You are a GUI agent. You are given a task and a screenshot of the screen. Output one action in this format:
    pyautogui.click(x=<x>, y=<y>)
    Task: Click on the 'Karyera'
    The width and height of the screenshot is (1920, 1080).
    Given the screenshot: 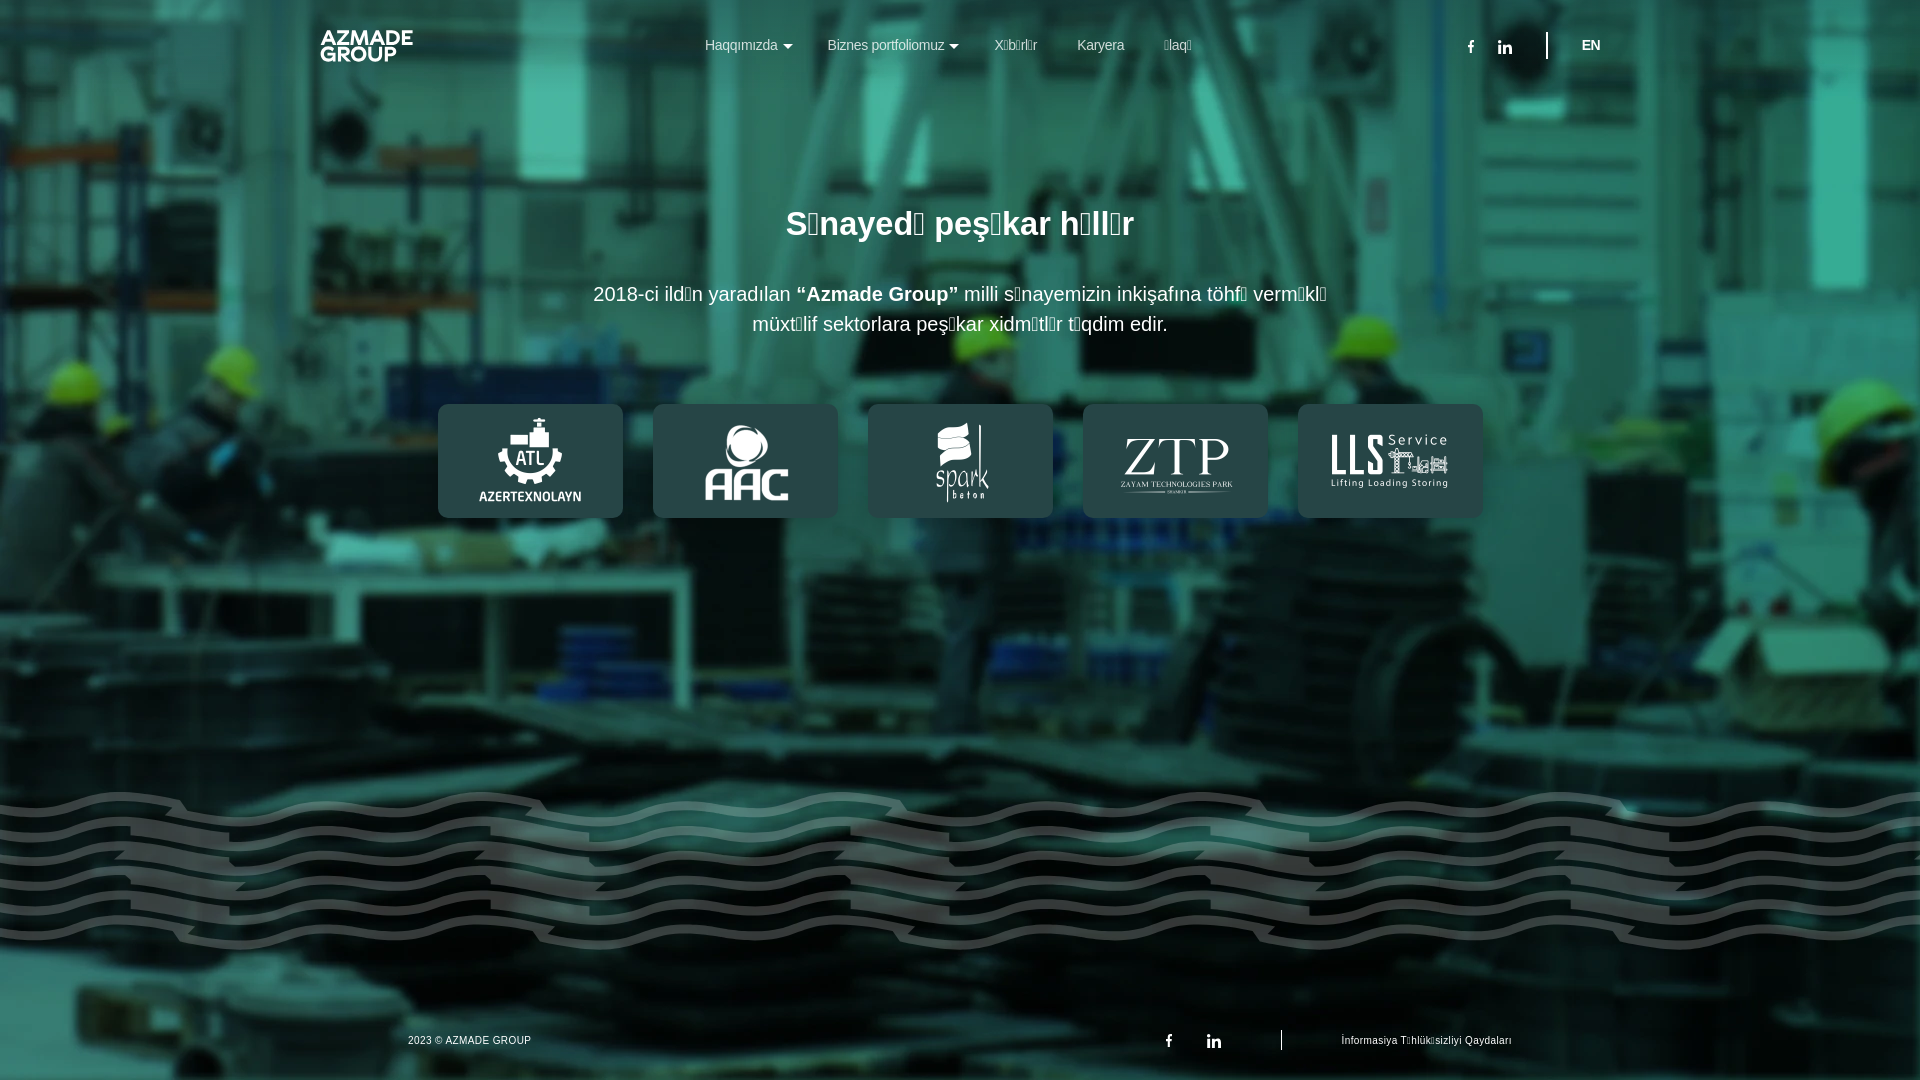 What is the action you would take?
    pyautogui.click(x=1099, y=45)
    